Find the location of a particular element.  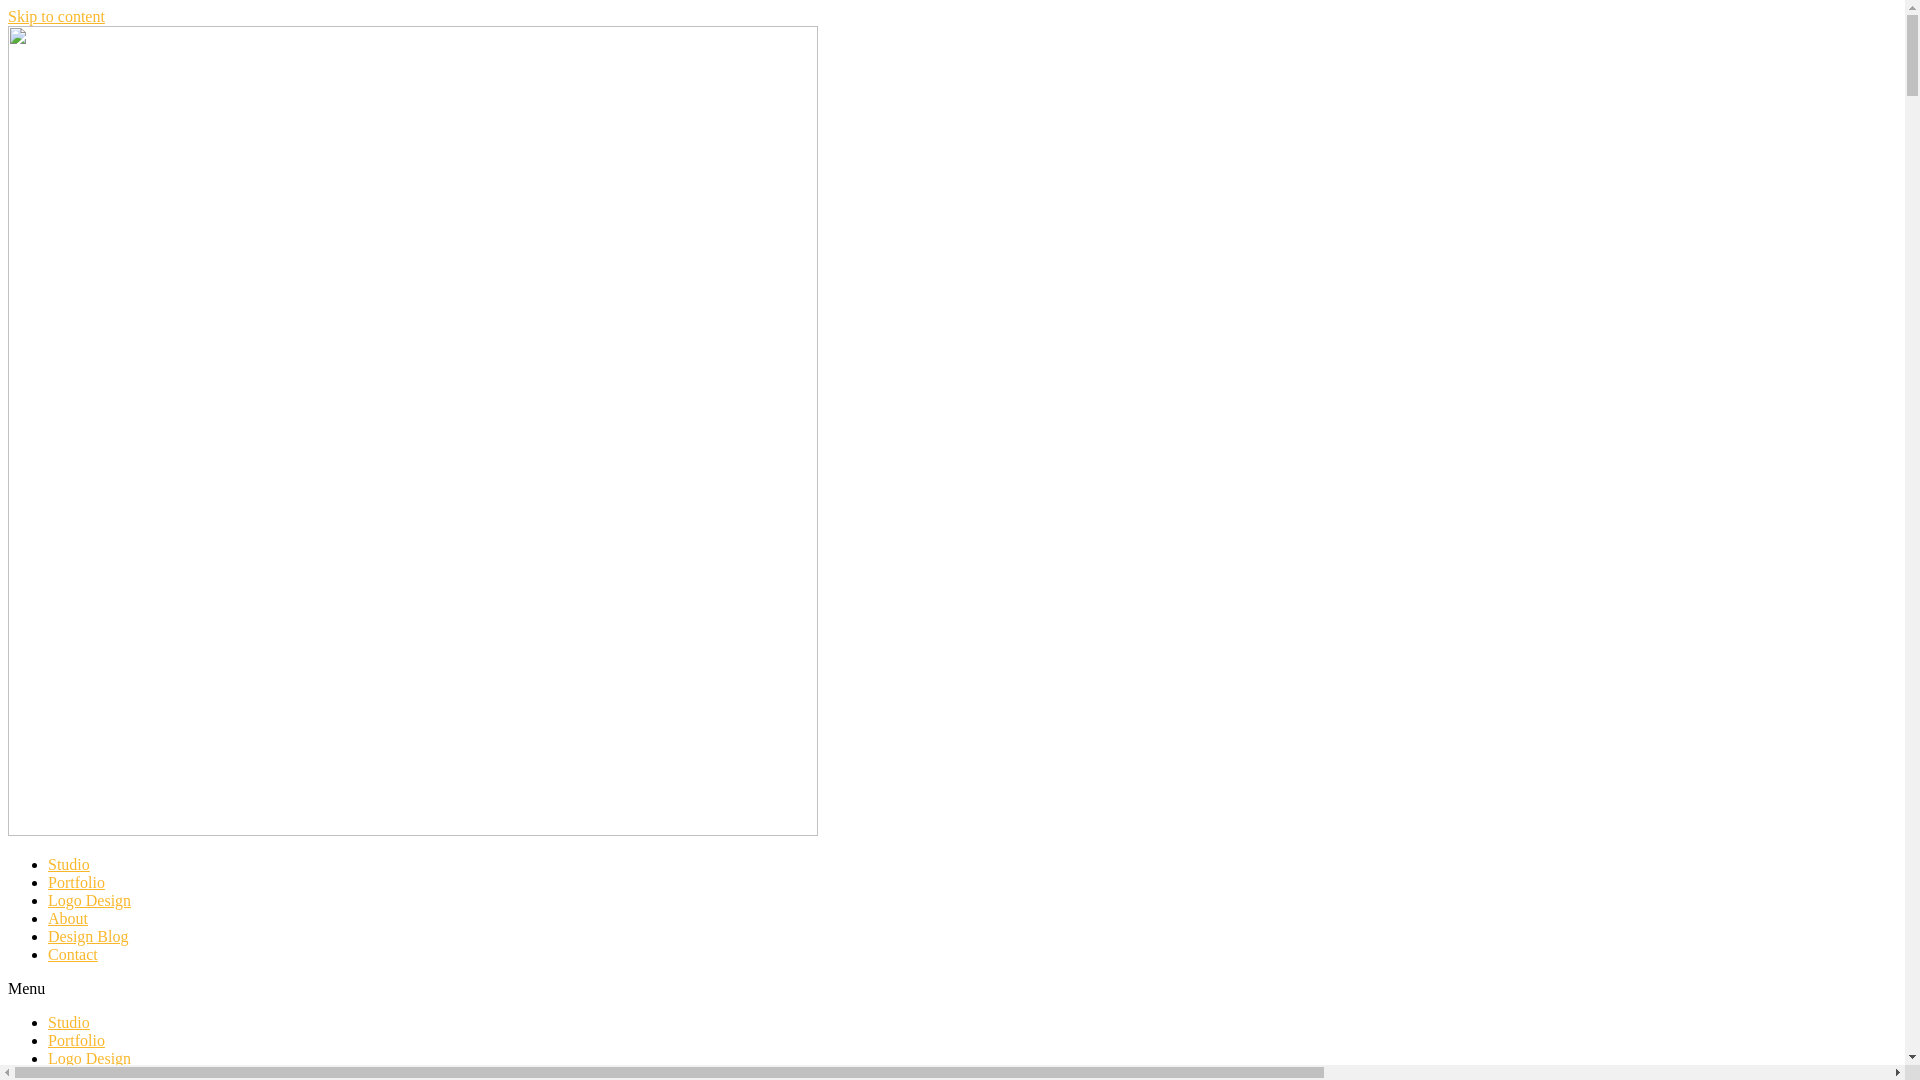

'Portfolio' is located at coordinates (76, 1039).